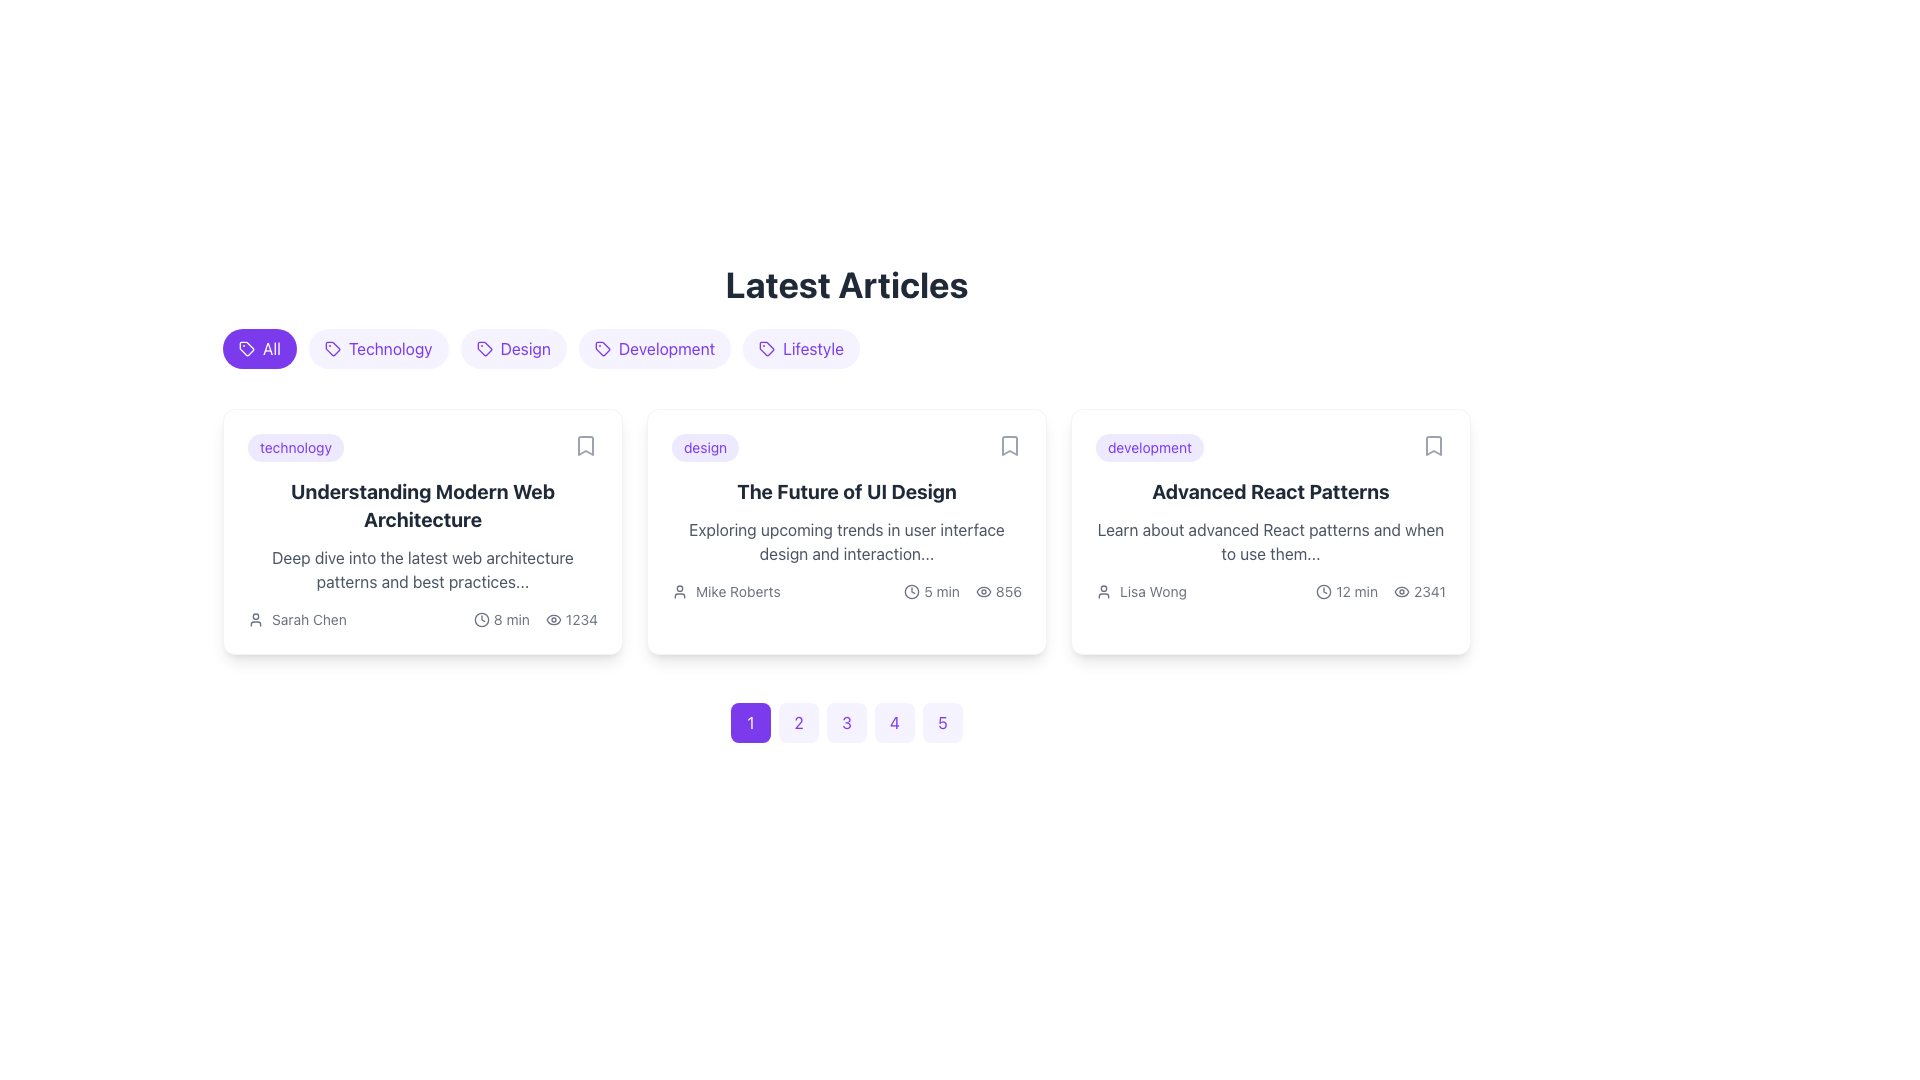 This screenshot has height=1080, width=1920. What do you see at coordinates (378, 347) in the screenshot?
I see `the 'Technology' category filter button located between the 'All' and 'Design' buttons` at bounding box center [378, 347].